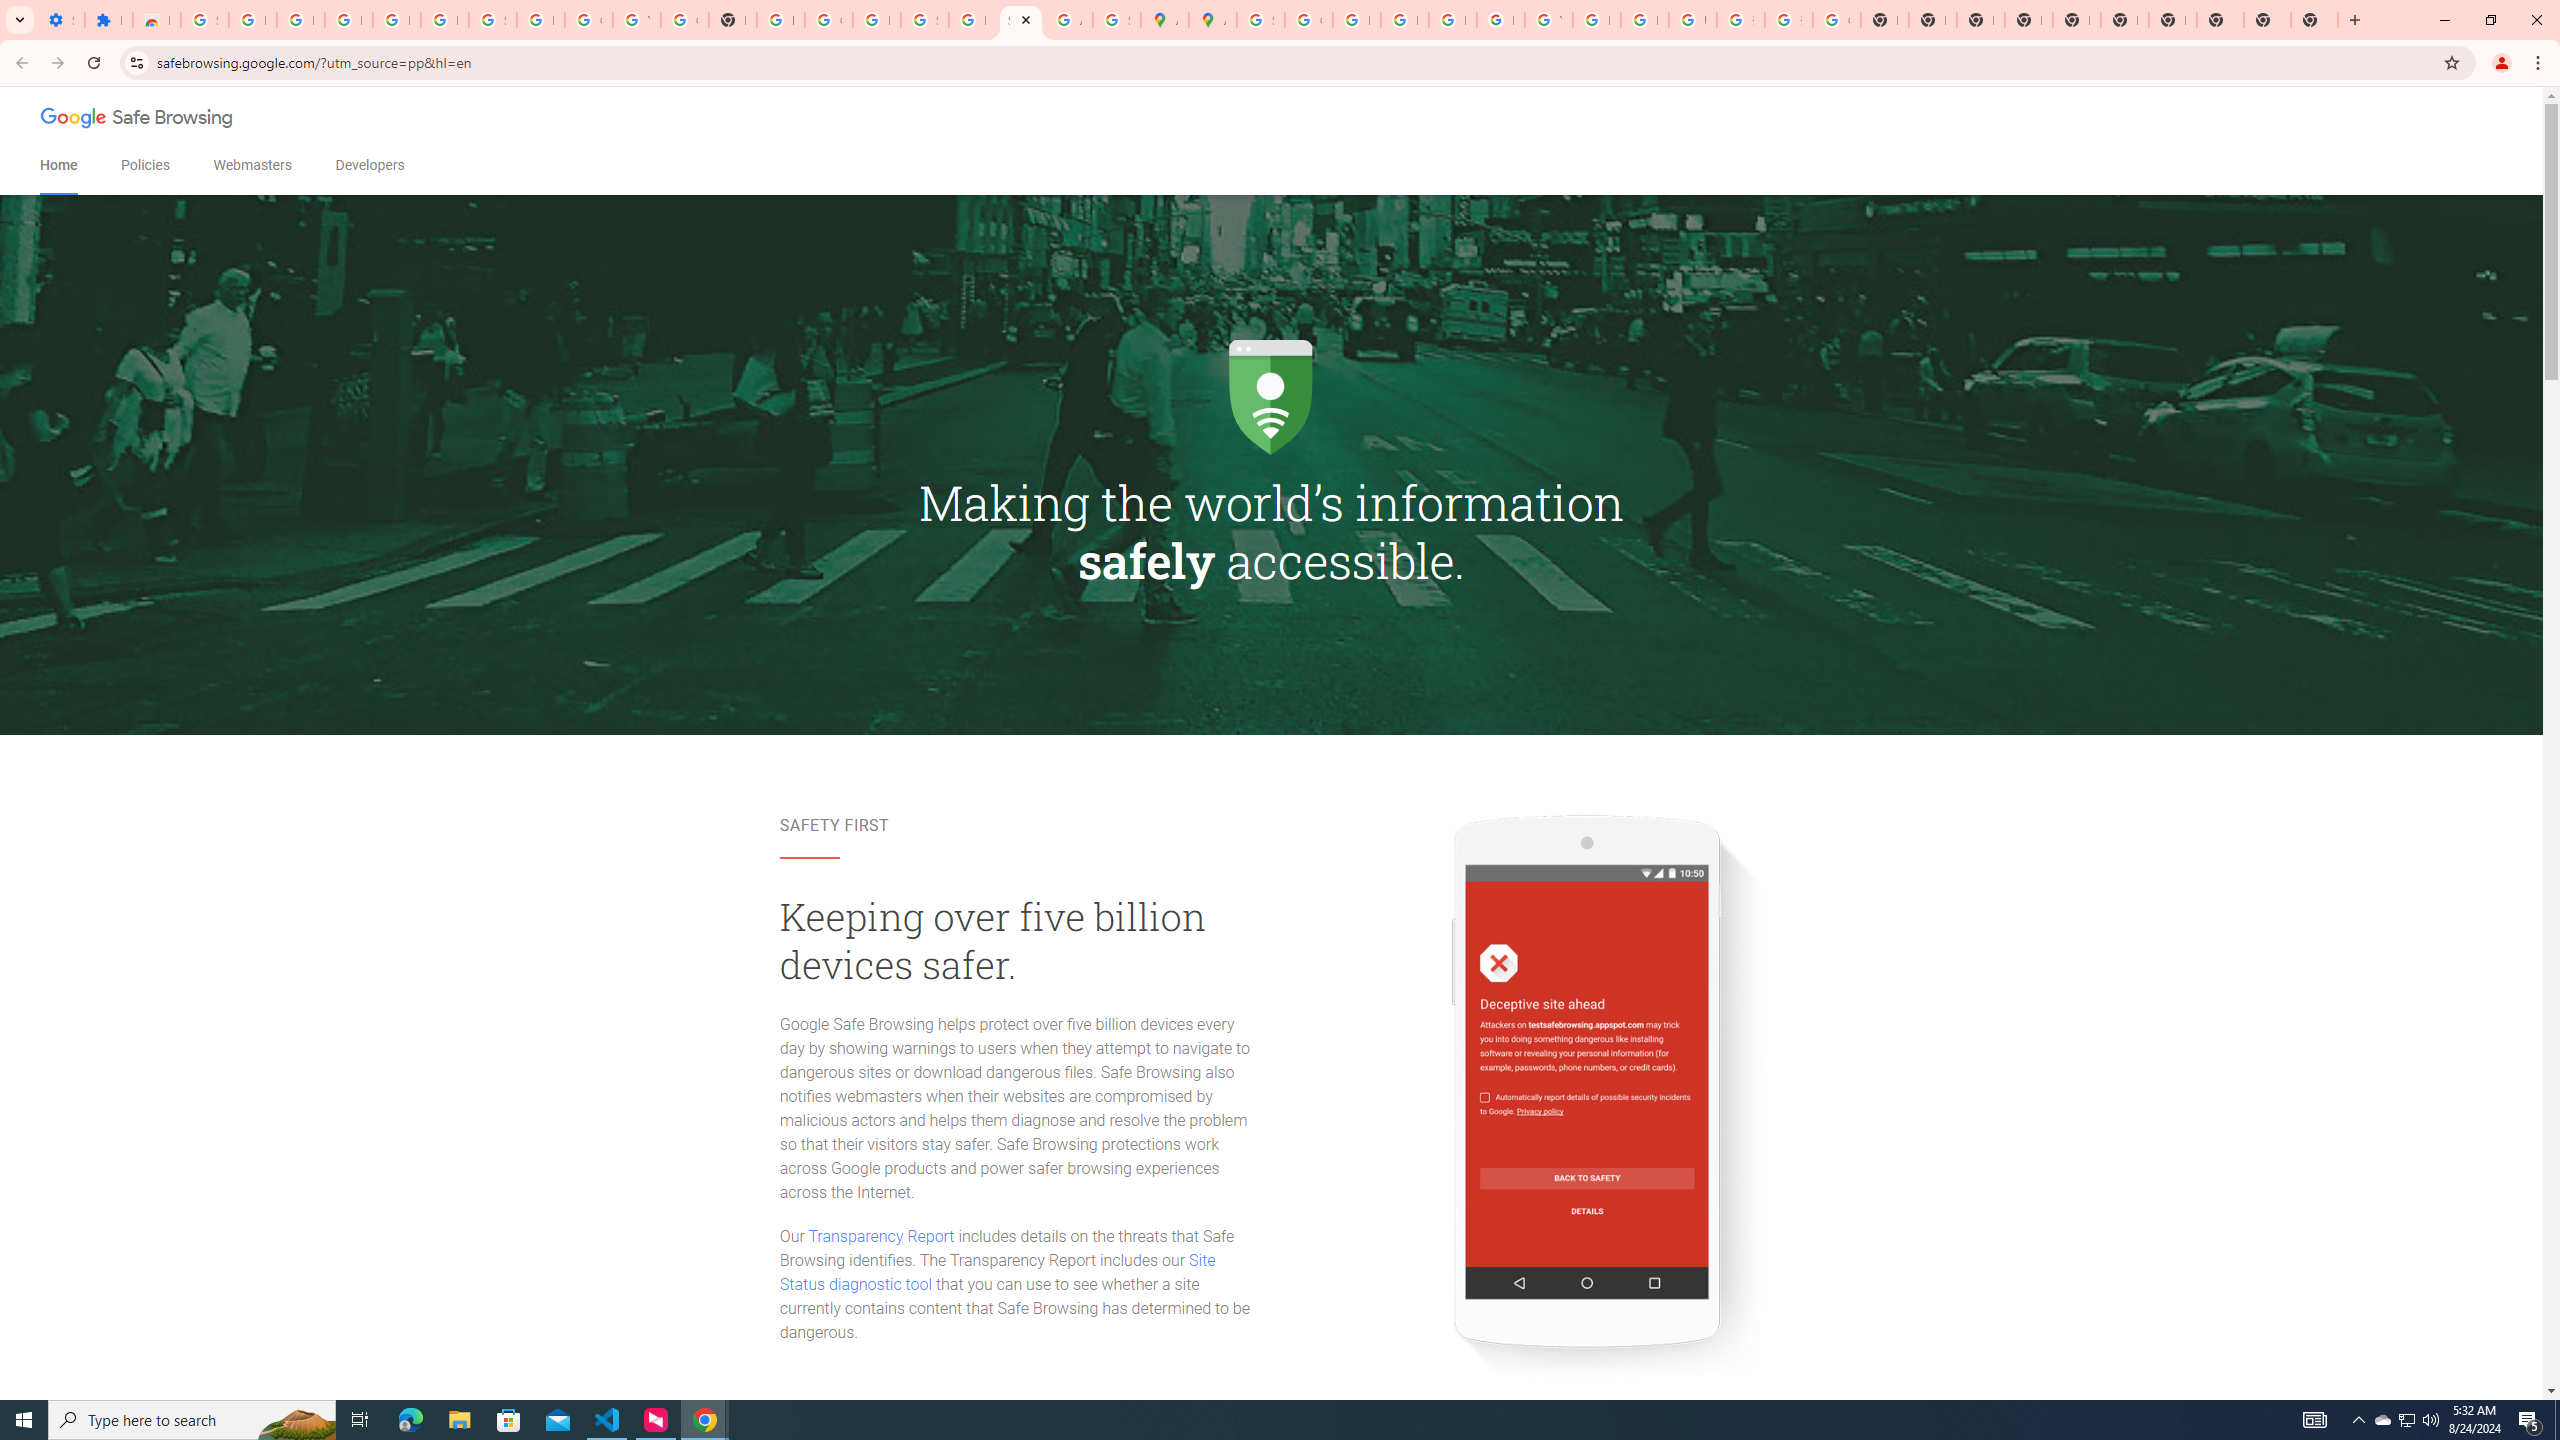 The image size is (2560, 1440). I want to click on 'Privacy Help Center - Policies Help', so click(1356, 19).